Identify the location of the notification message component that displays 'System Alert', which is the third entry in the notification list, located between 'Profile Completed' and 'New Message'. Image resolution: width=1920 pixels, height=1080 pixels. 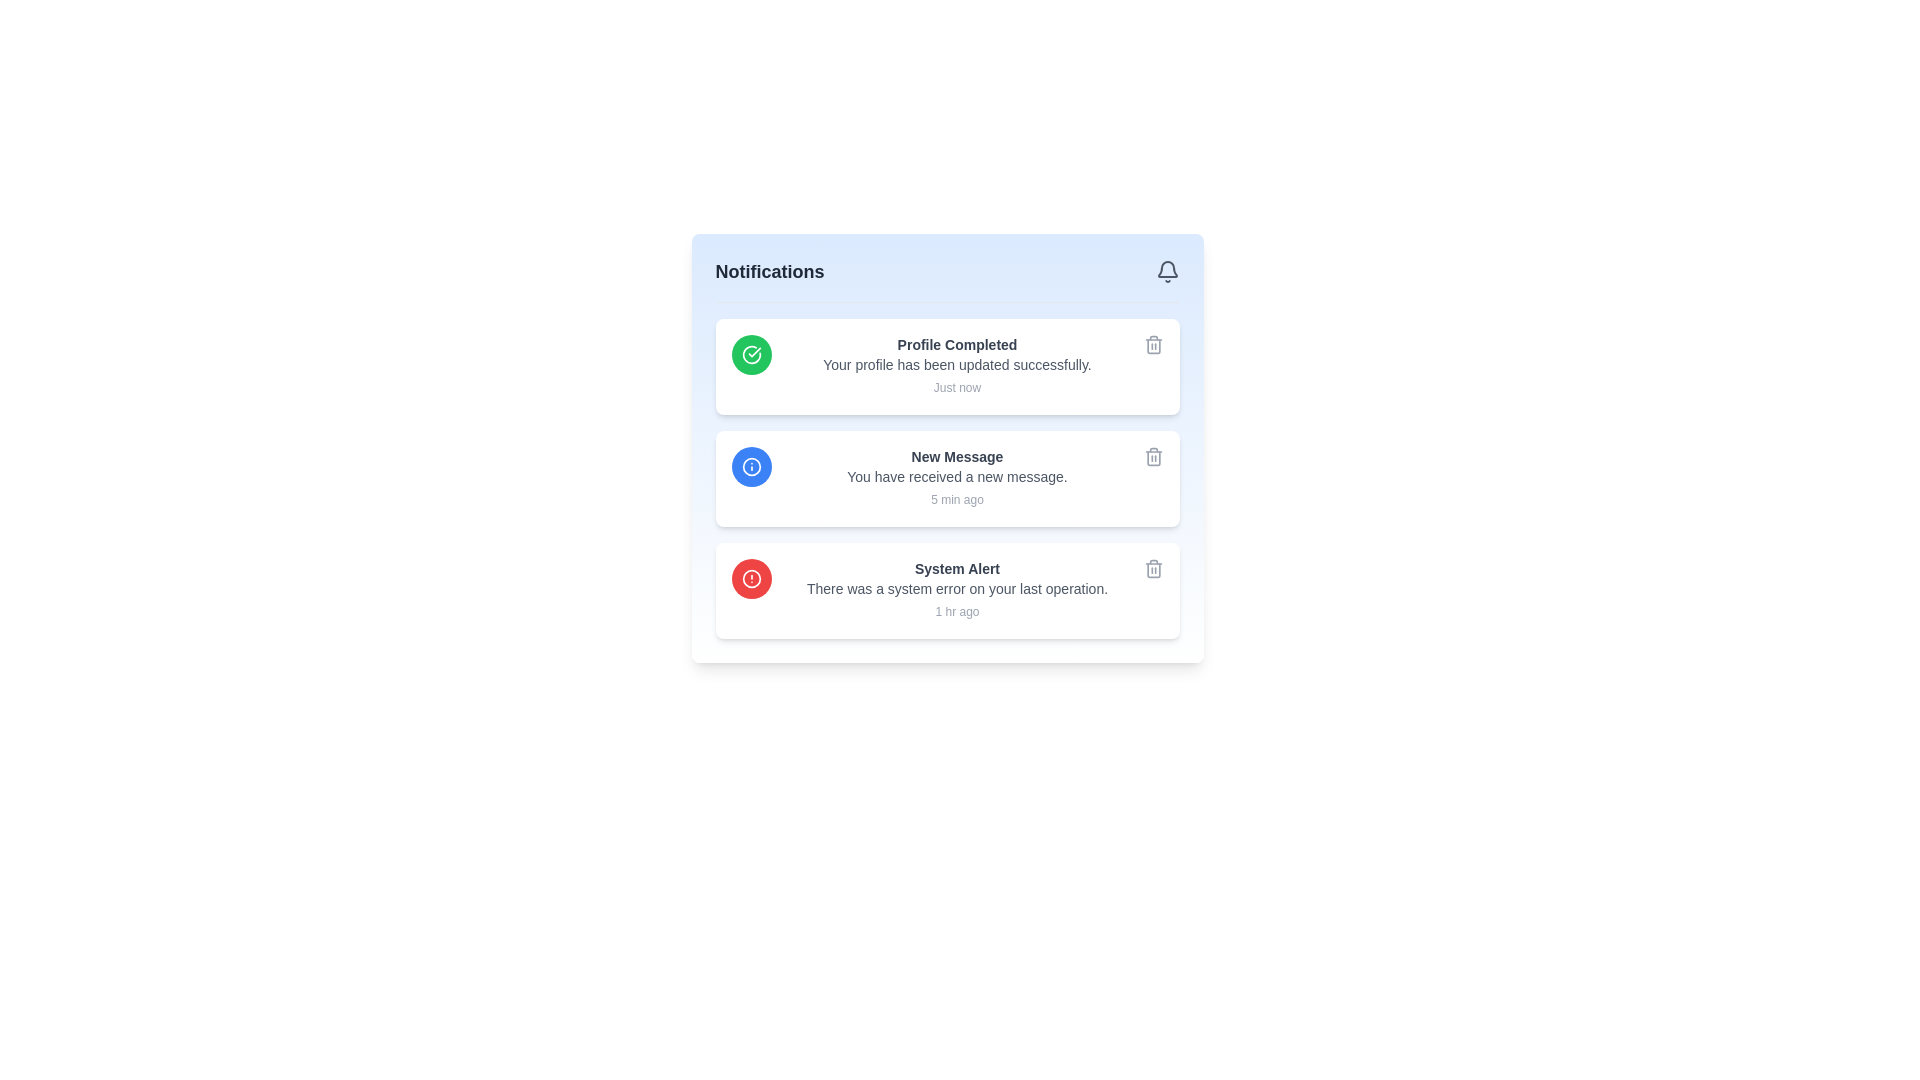
(956, 589).